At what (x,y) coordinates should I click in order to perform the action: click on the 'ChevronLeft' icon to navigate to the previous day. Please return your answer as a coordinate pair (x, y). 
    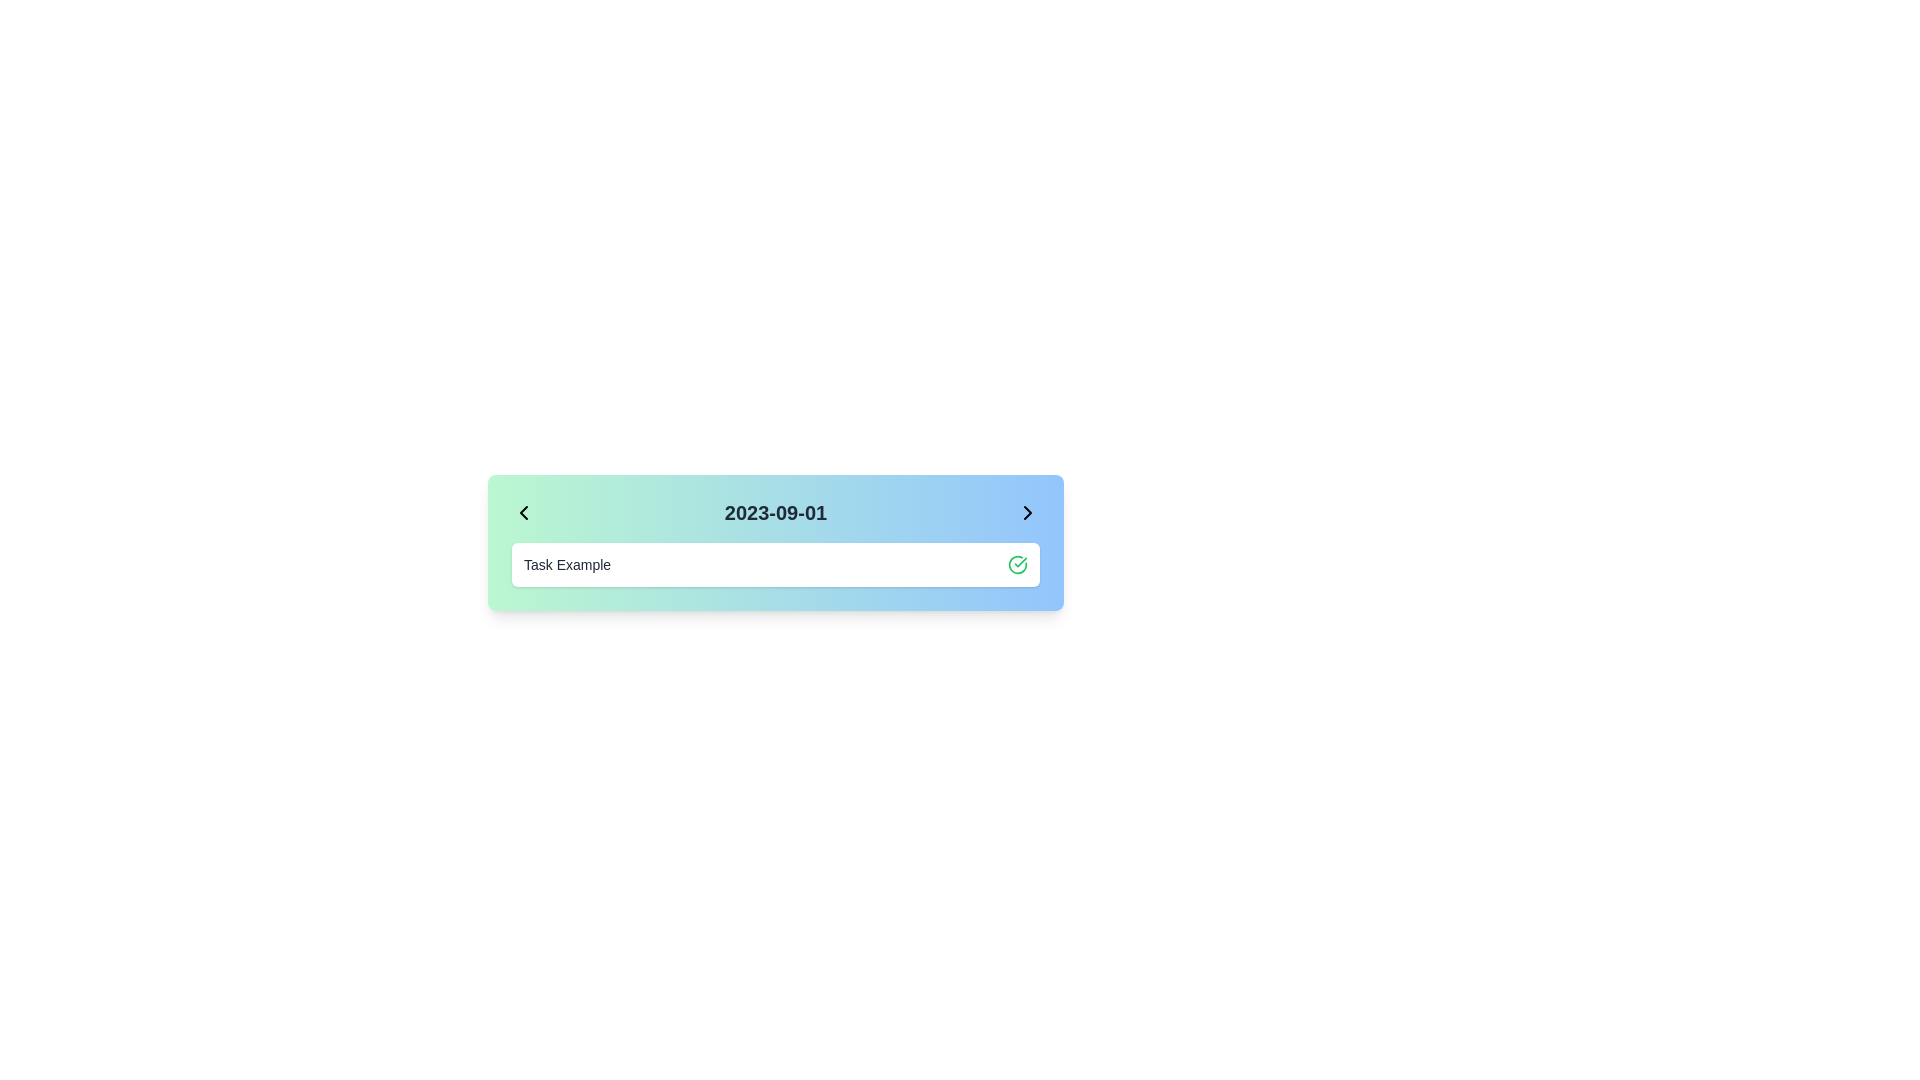
    Looking at the image, I should click on (523, 512).